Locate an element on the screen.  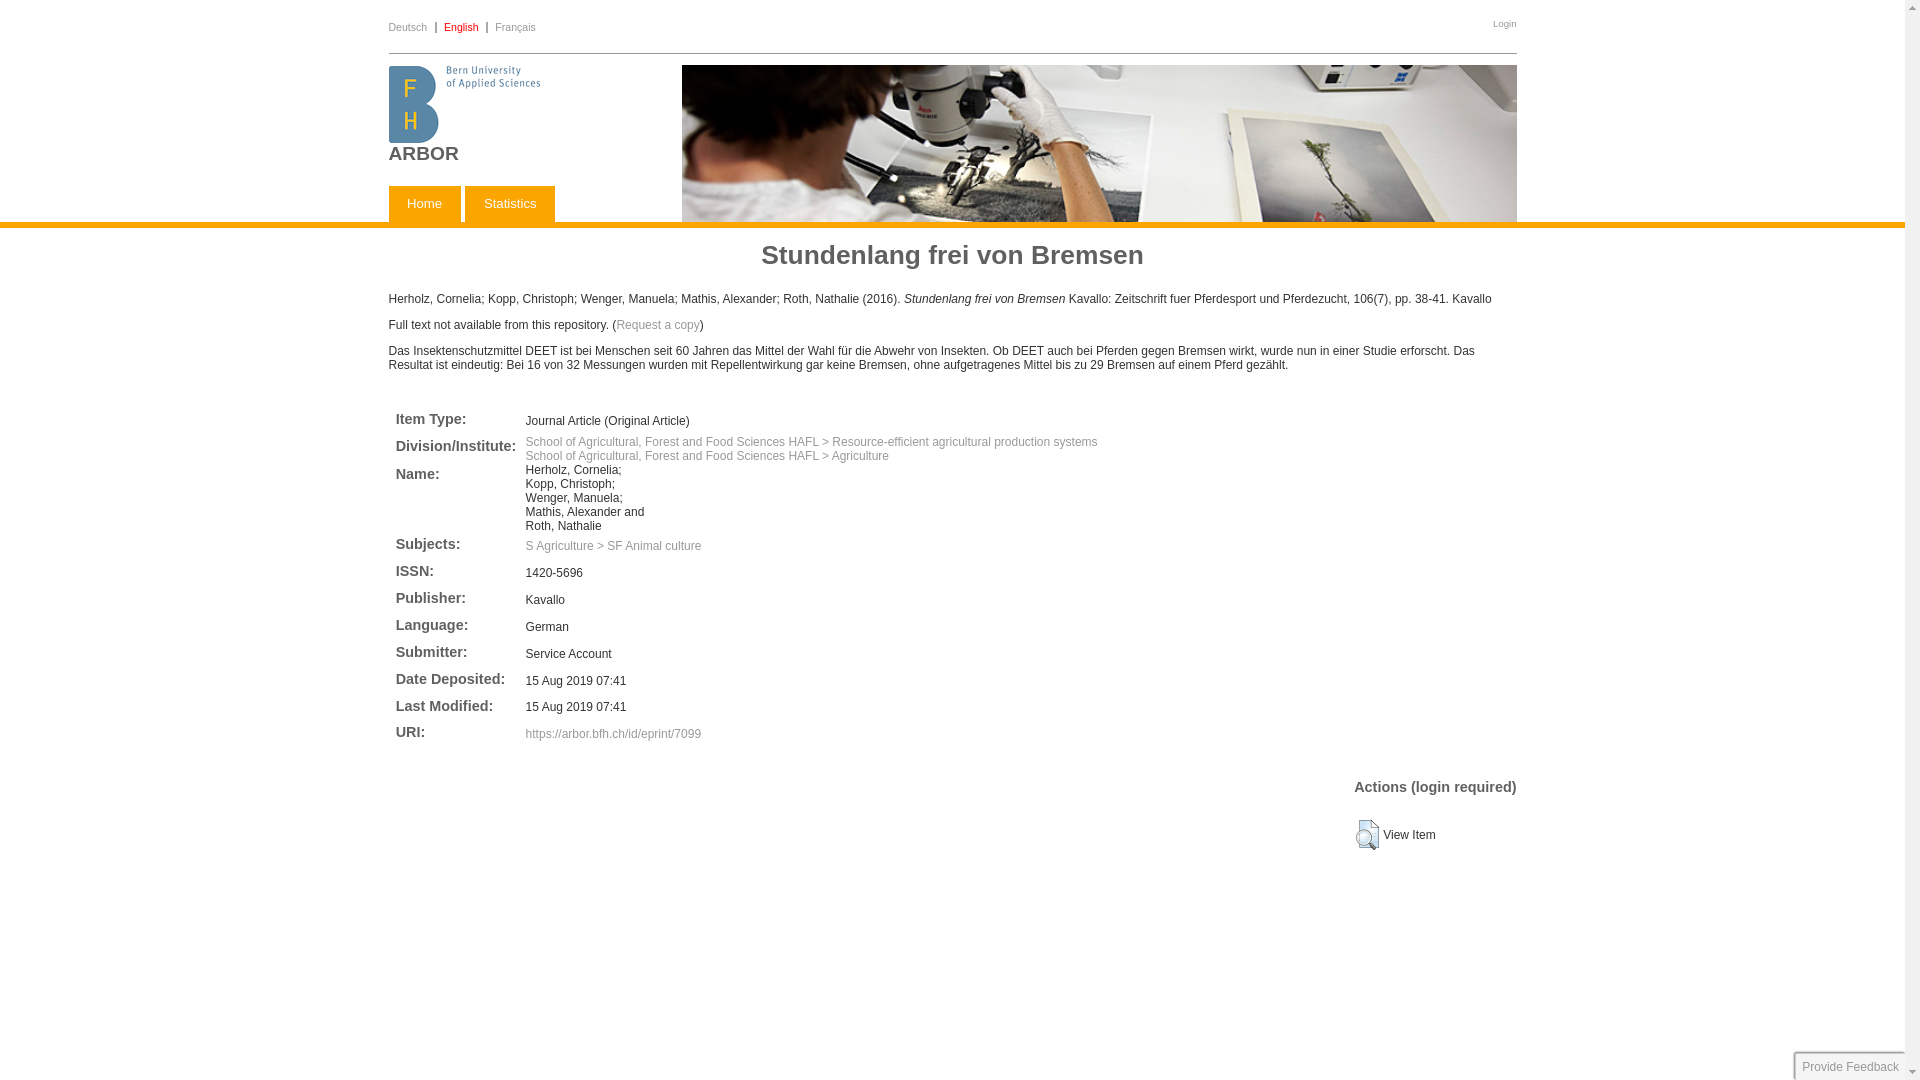
'Home' is located at coordinates (422, 206).